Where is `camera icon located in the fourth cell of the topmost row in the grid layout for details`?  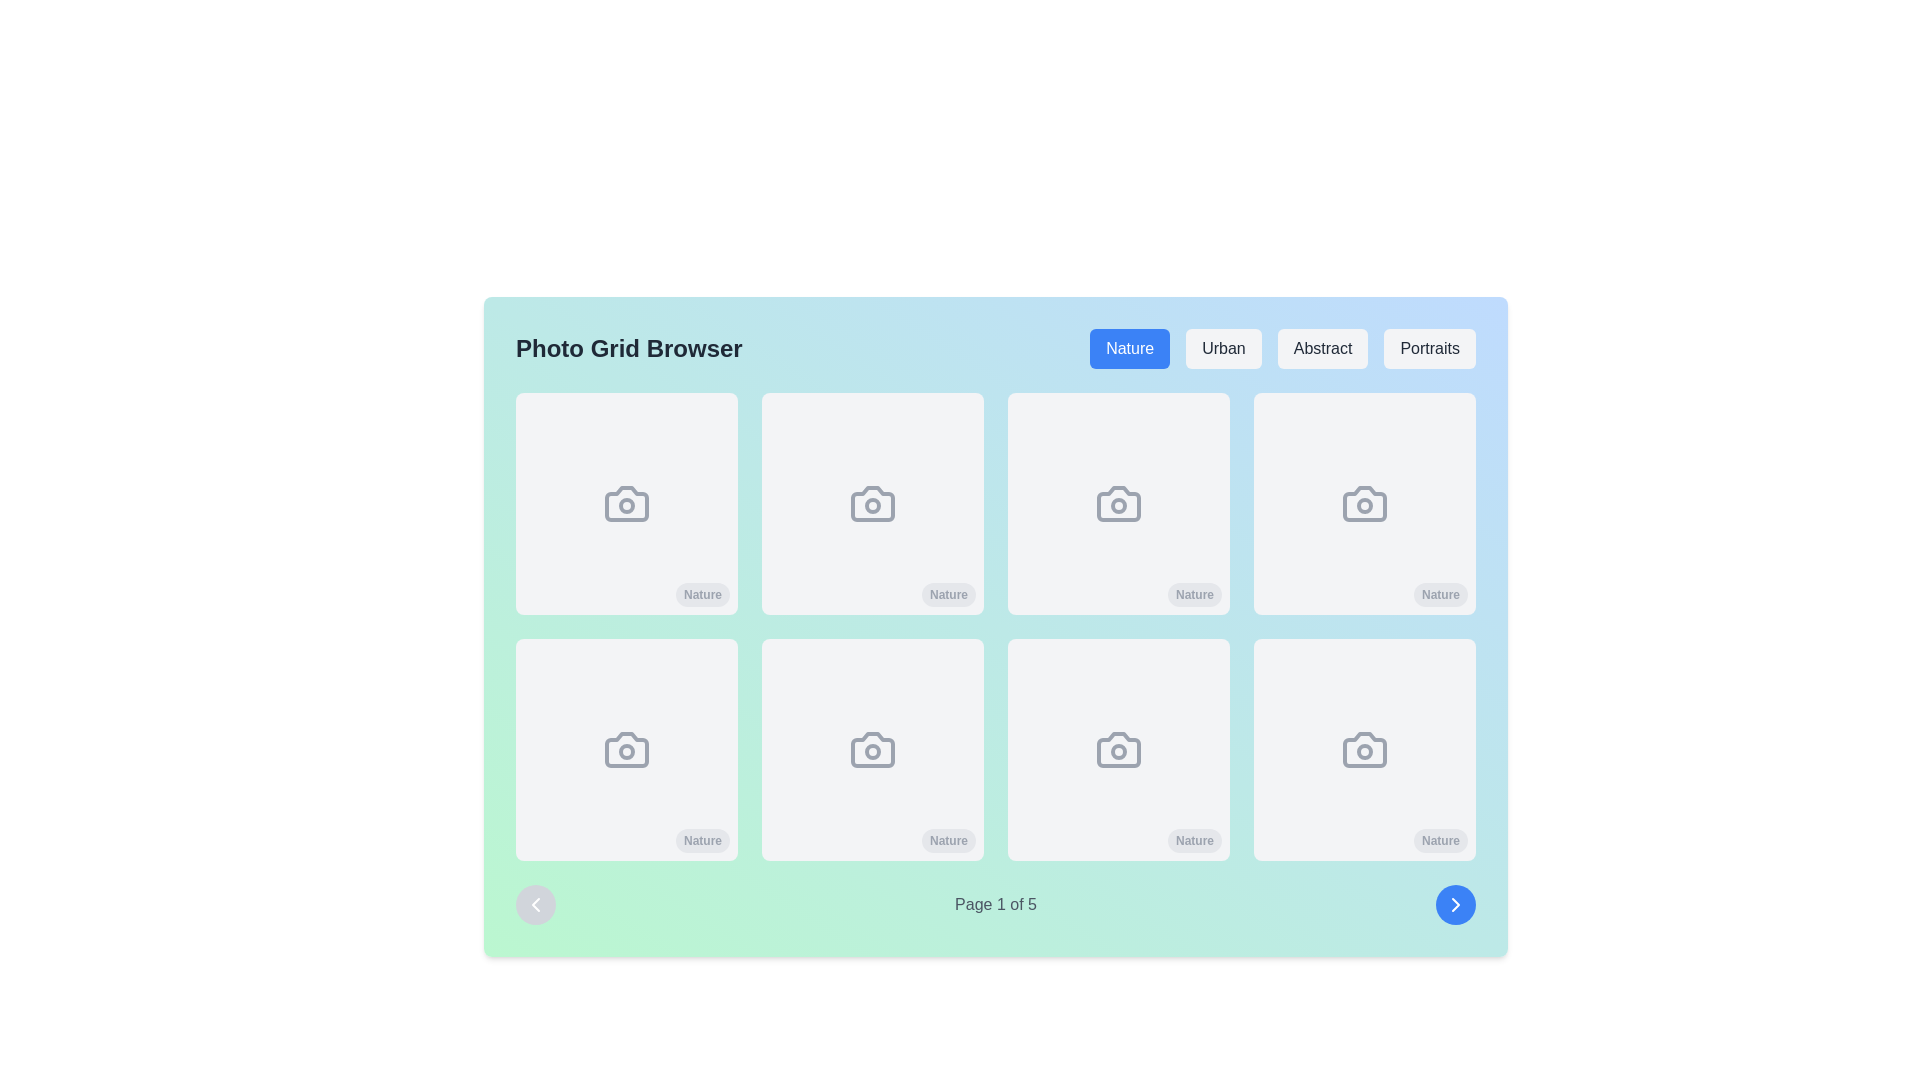
camera icon located in the fourth cell of the topmost row in the grid layout for details is located at coordinates (1363, 503).